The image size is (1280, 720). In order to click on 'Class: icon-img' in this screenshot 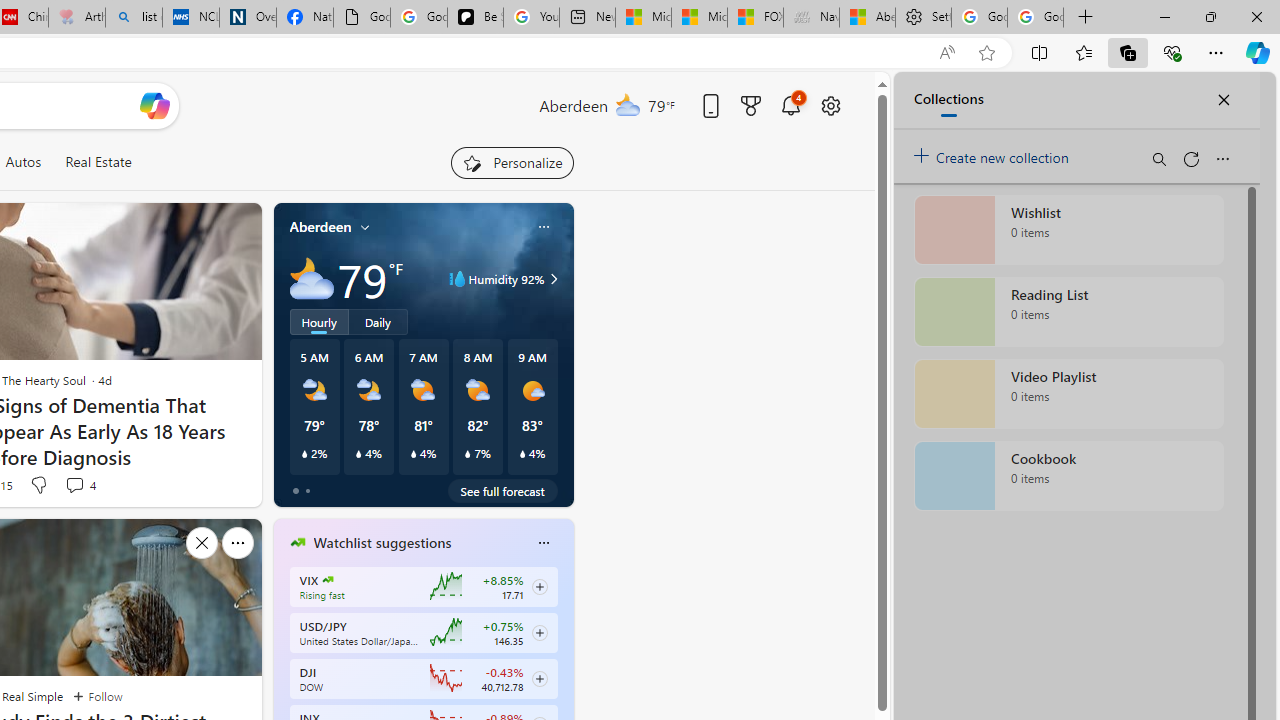, I will do `click(543, 542)`.